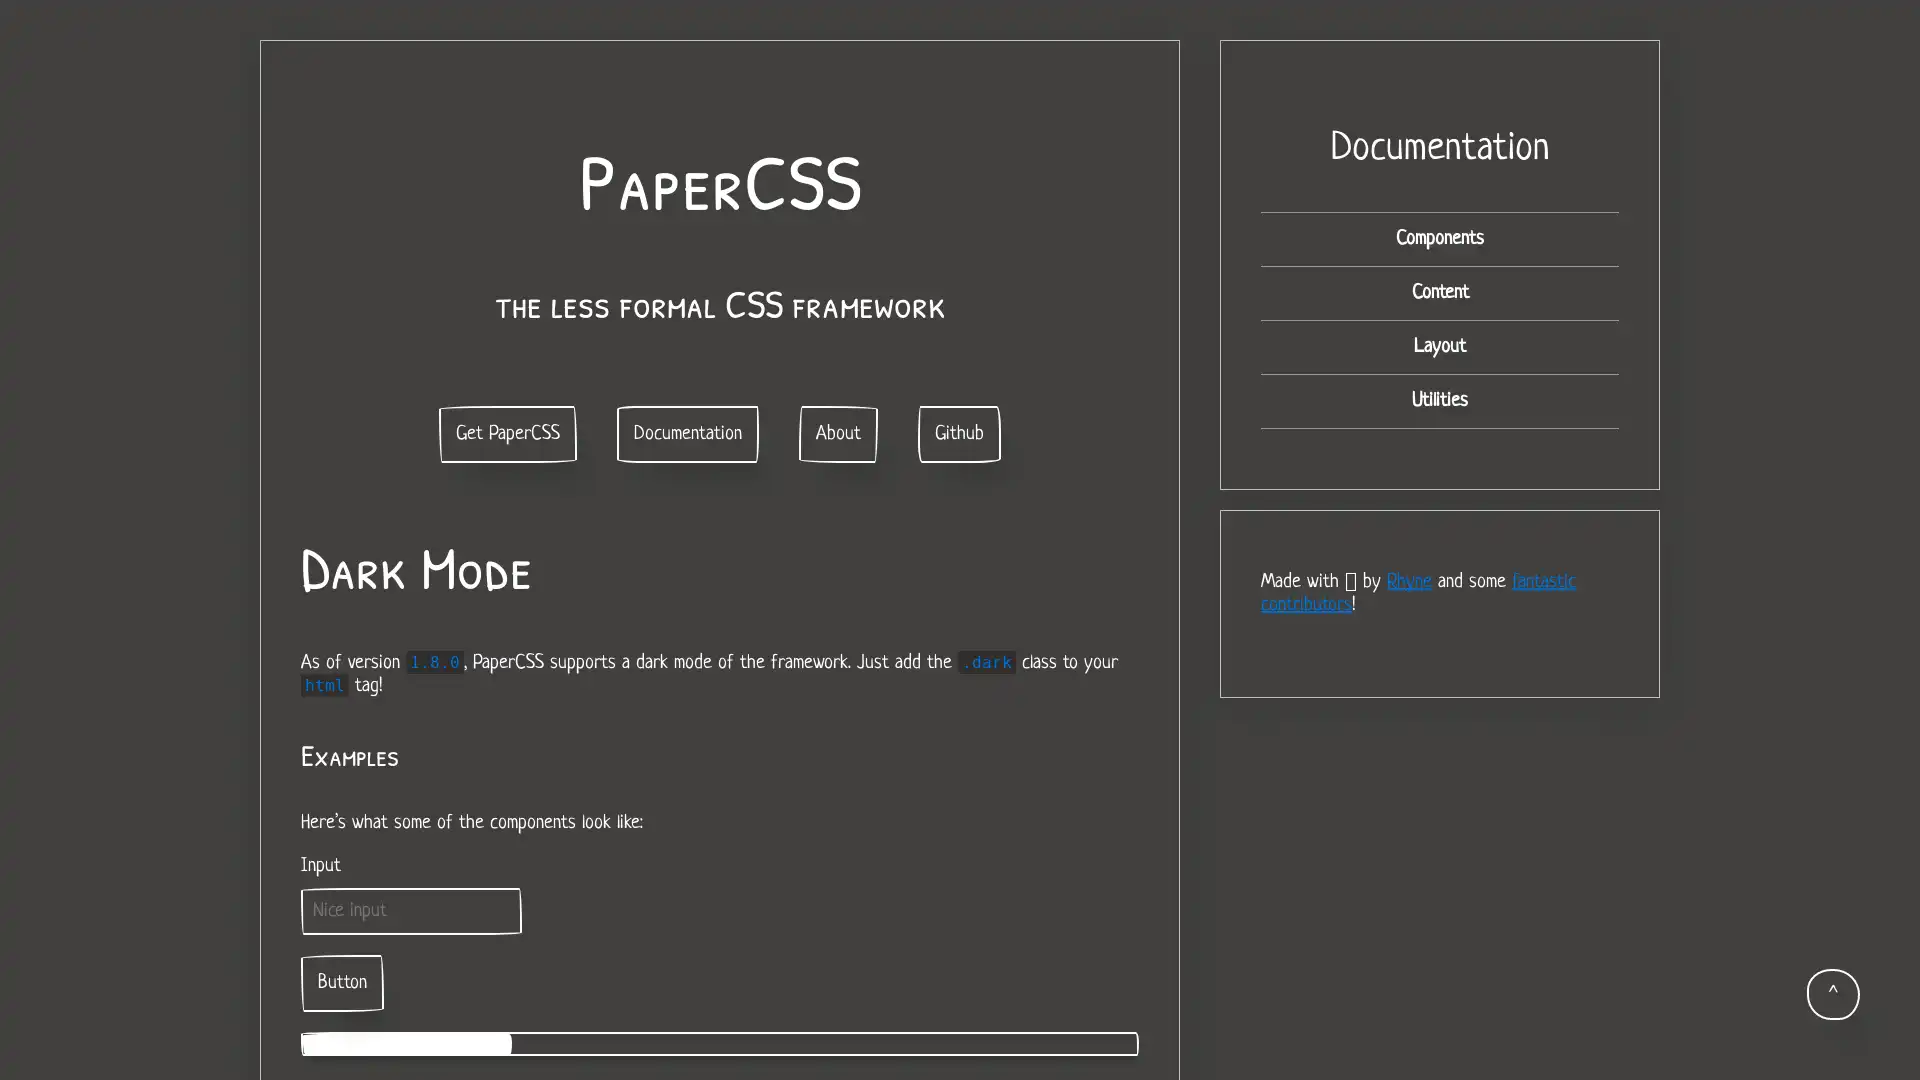 The height and width of the screenshot is (1080, 1920). I want to click on Button, so click(342, 982).